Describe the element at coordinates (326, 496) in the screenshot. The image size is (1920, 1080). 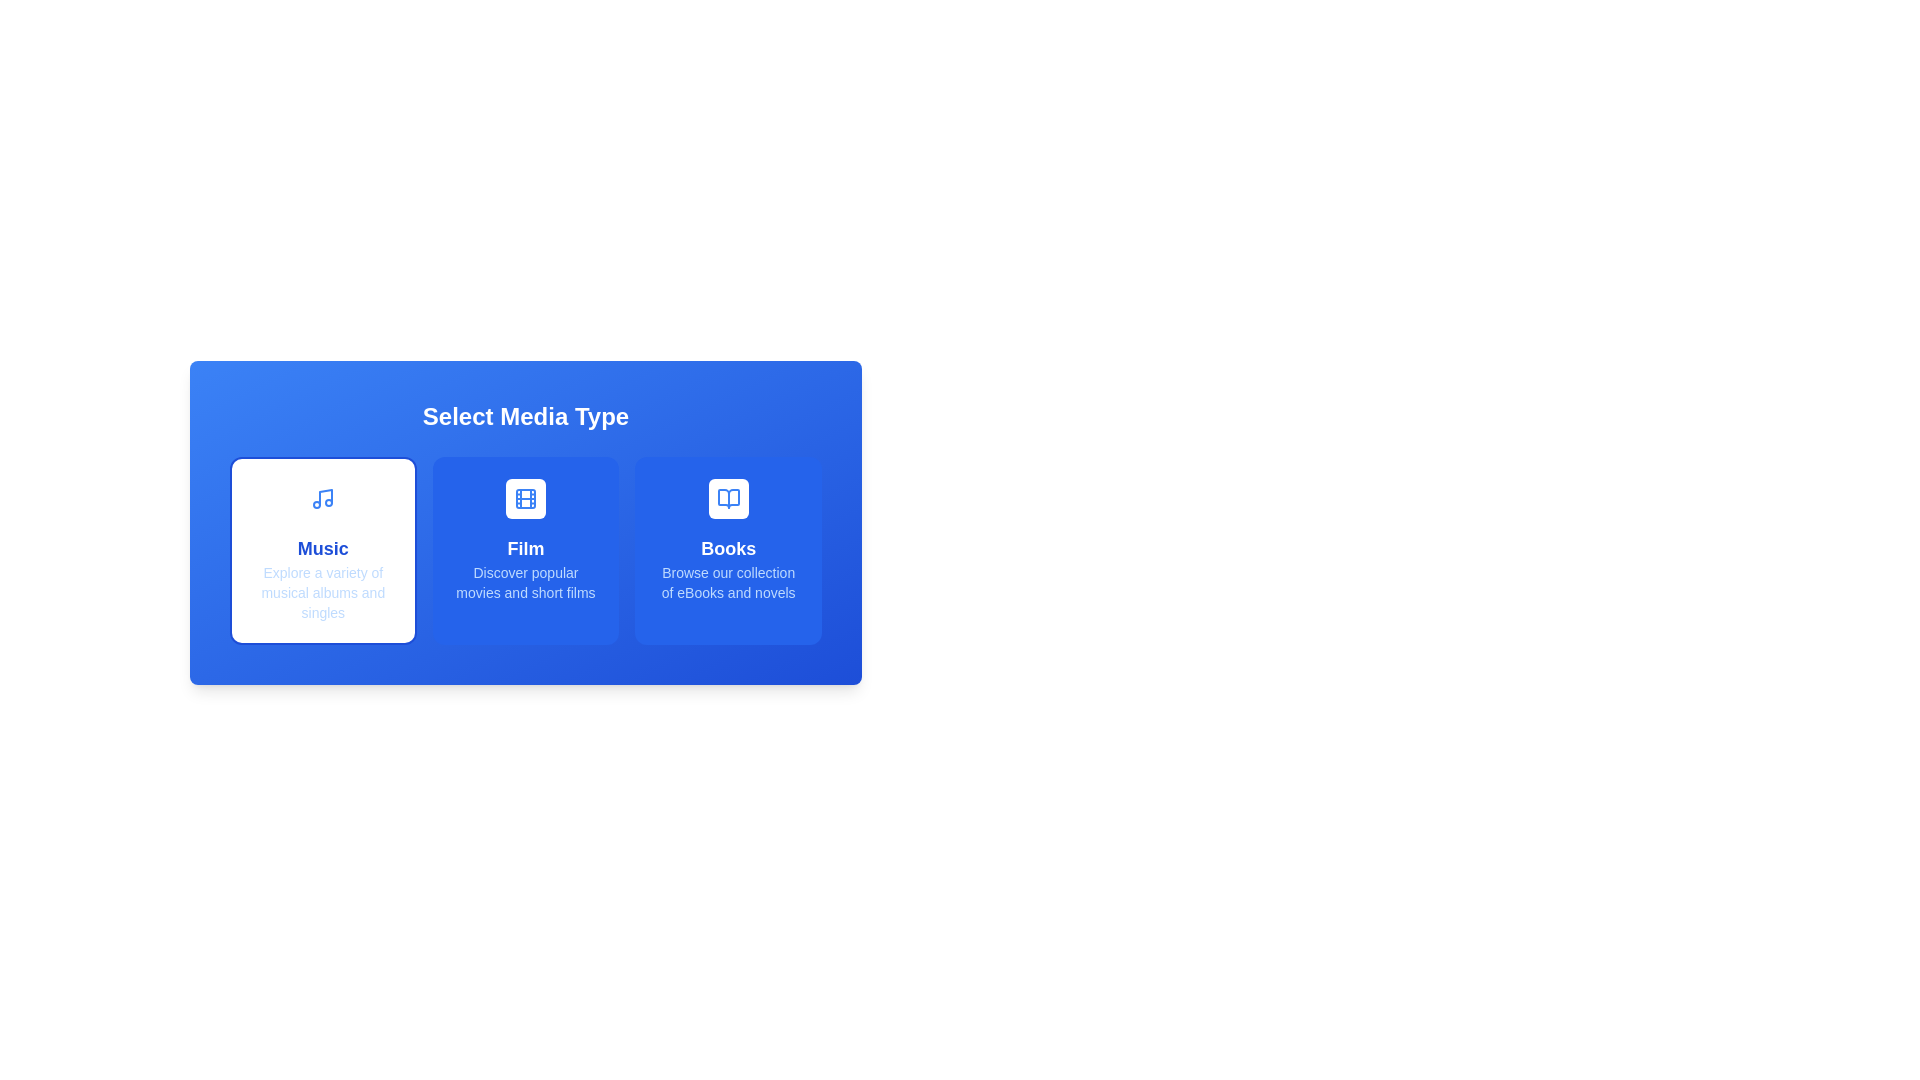
I see `vertical line element of the musical note icon located in the upper-left region of the 'Music' card for development purposes` at that location.